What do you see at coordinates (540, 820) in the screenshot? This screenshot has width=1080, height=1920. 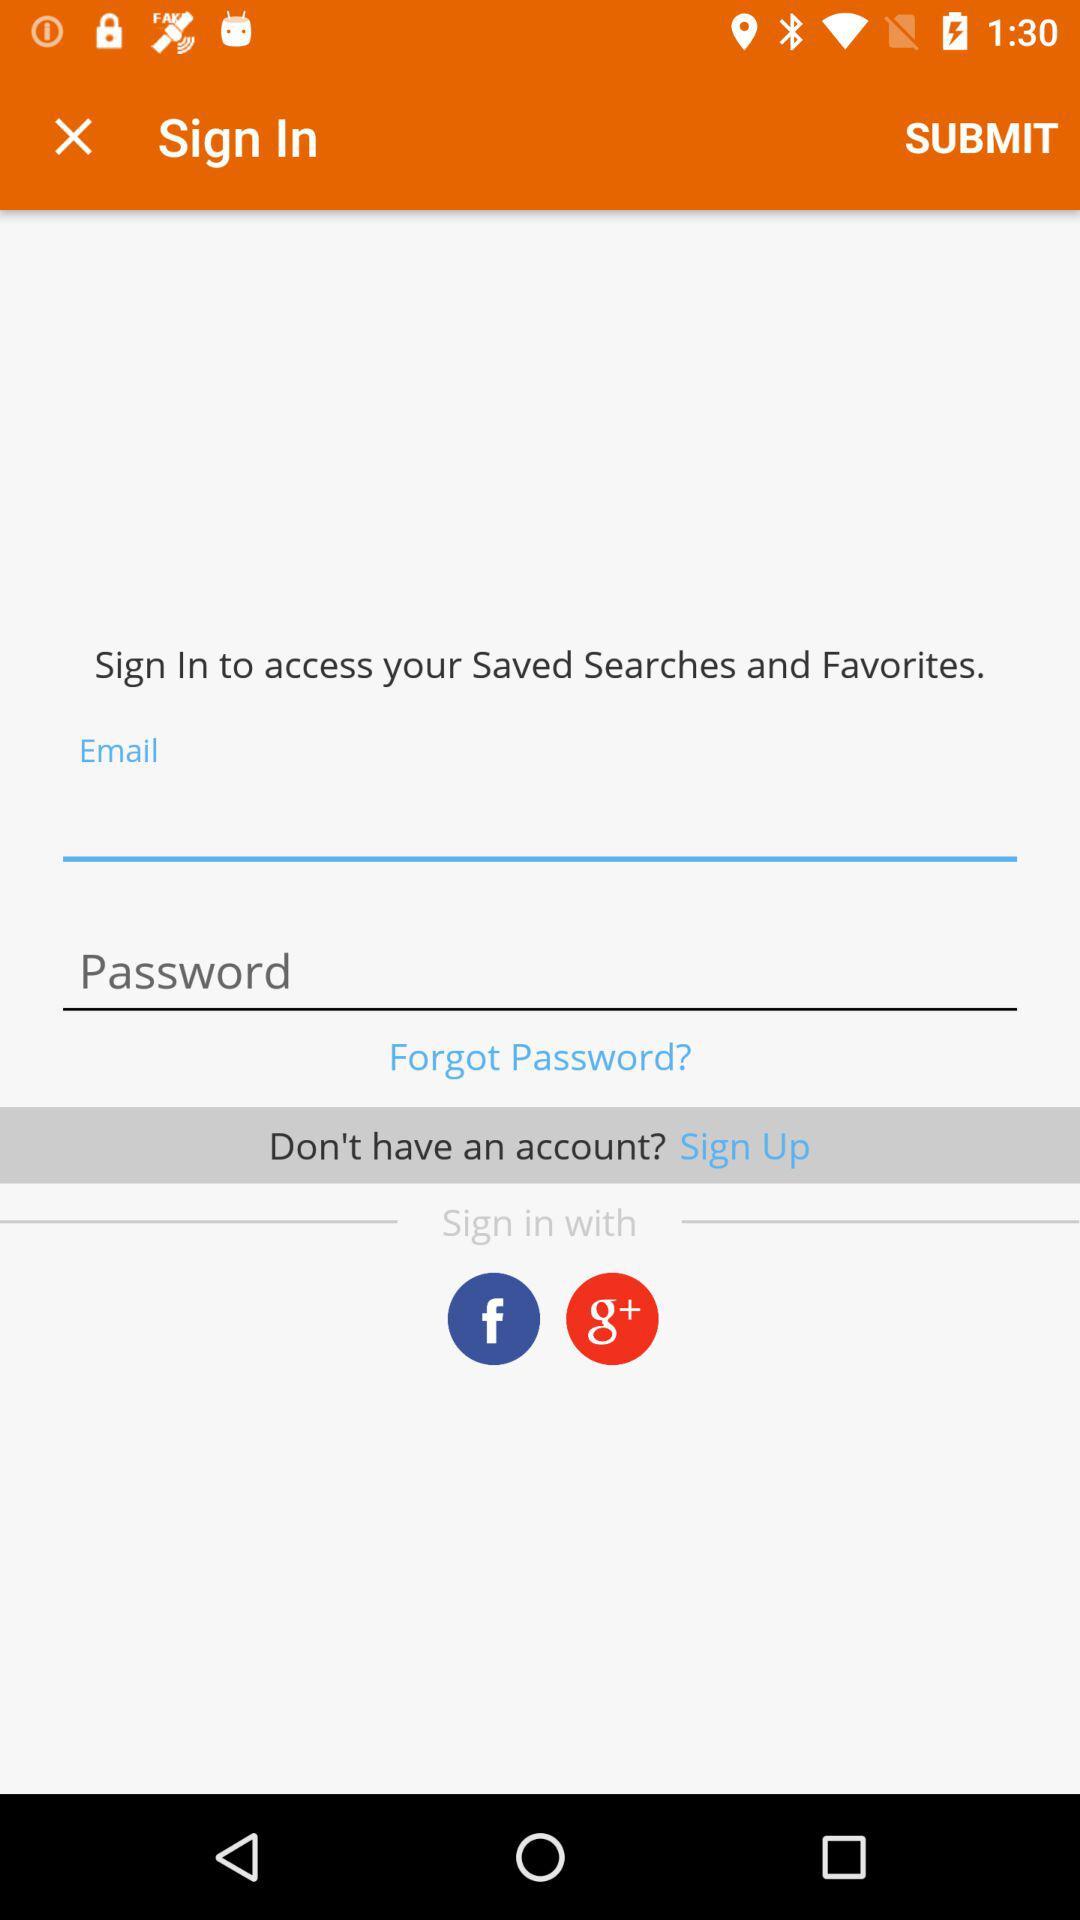 I see `sign up` at bounding box center [540, 820].